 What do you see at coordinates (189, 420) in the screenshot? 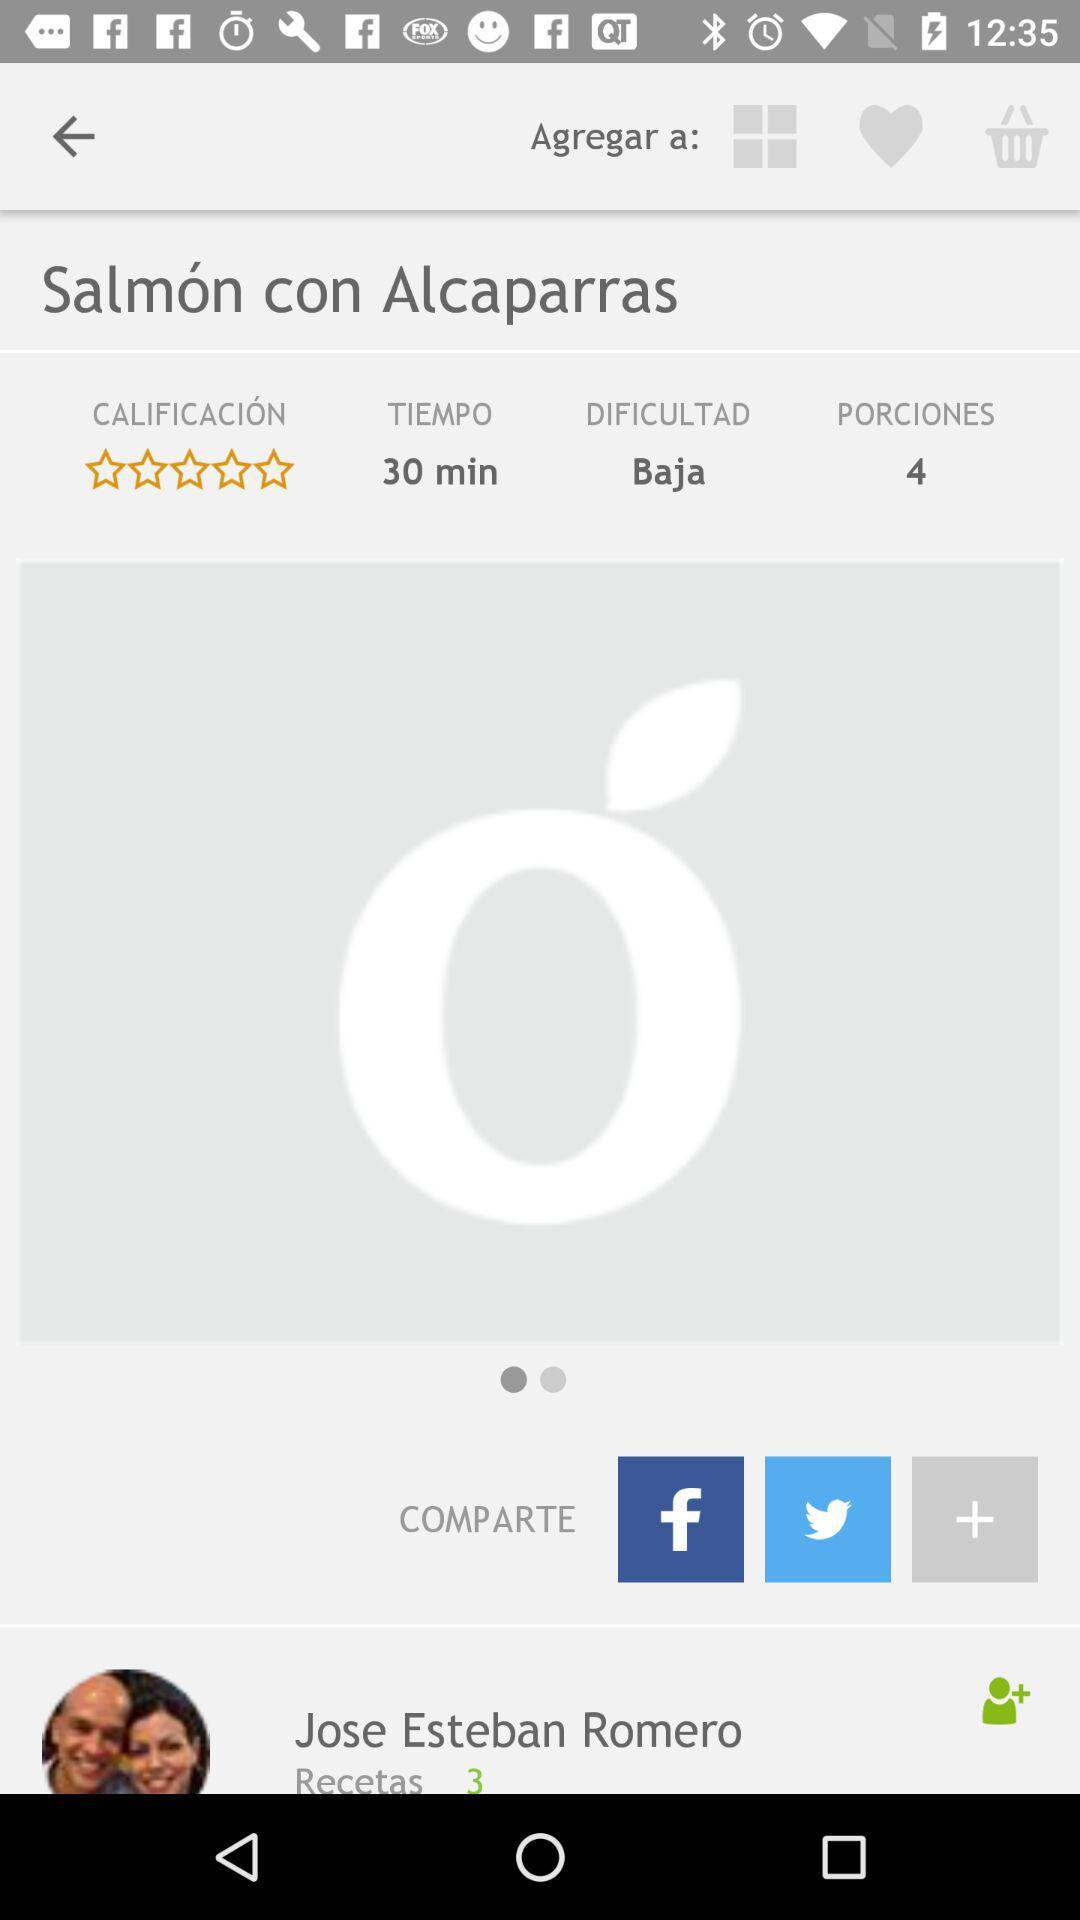
I see `icon next to the 30 min icon` at bounding box center [189, 420].